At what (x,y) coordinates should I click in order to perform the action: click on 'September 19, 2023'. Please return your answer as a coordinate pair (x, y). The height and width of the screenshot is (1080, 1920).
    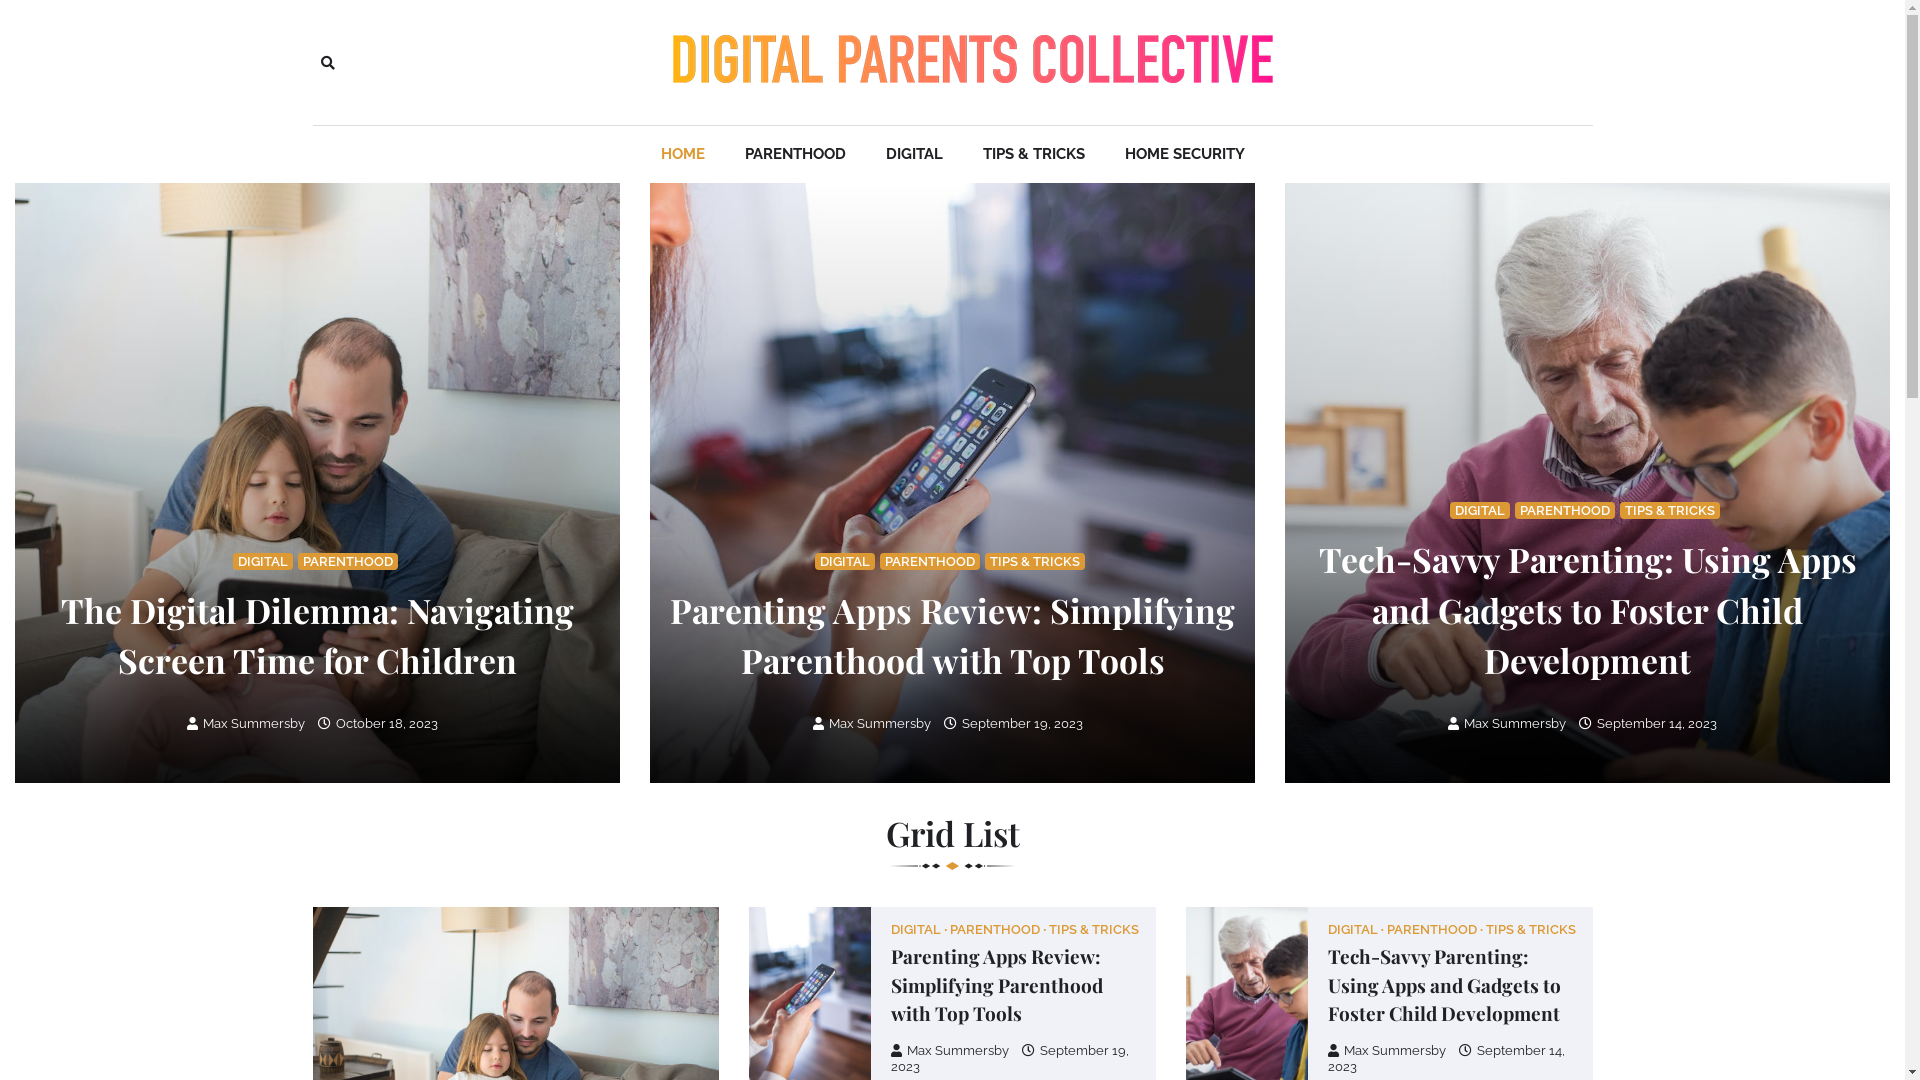
    Looking at the image, I should click on (1009, 1057).